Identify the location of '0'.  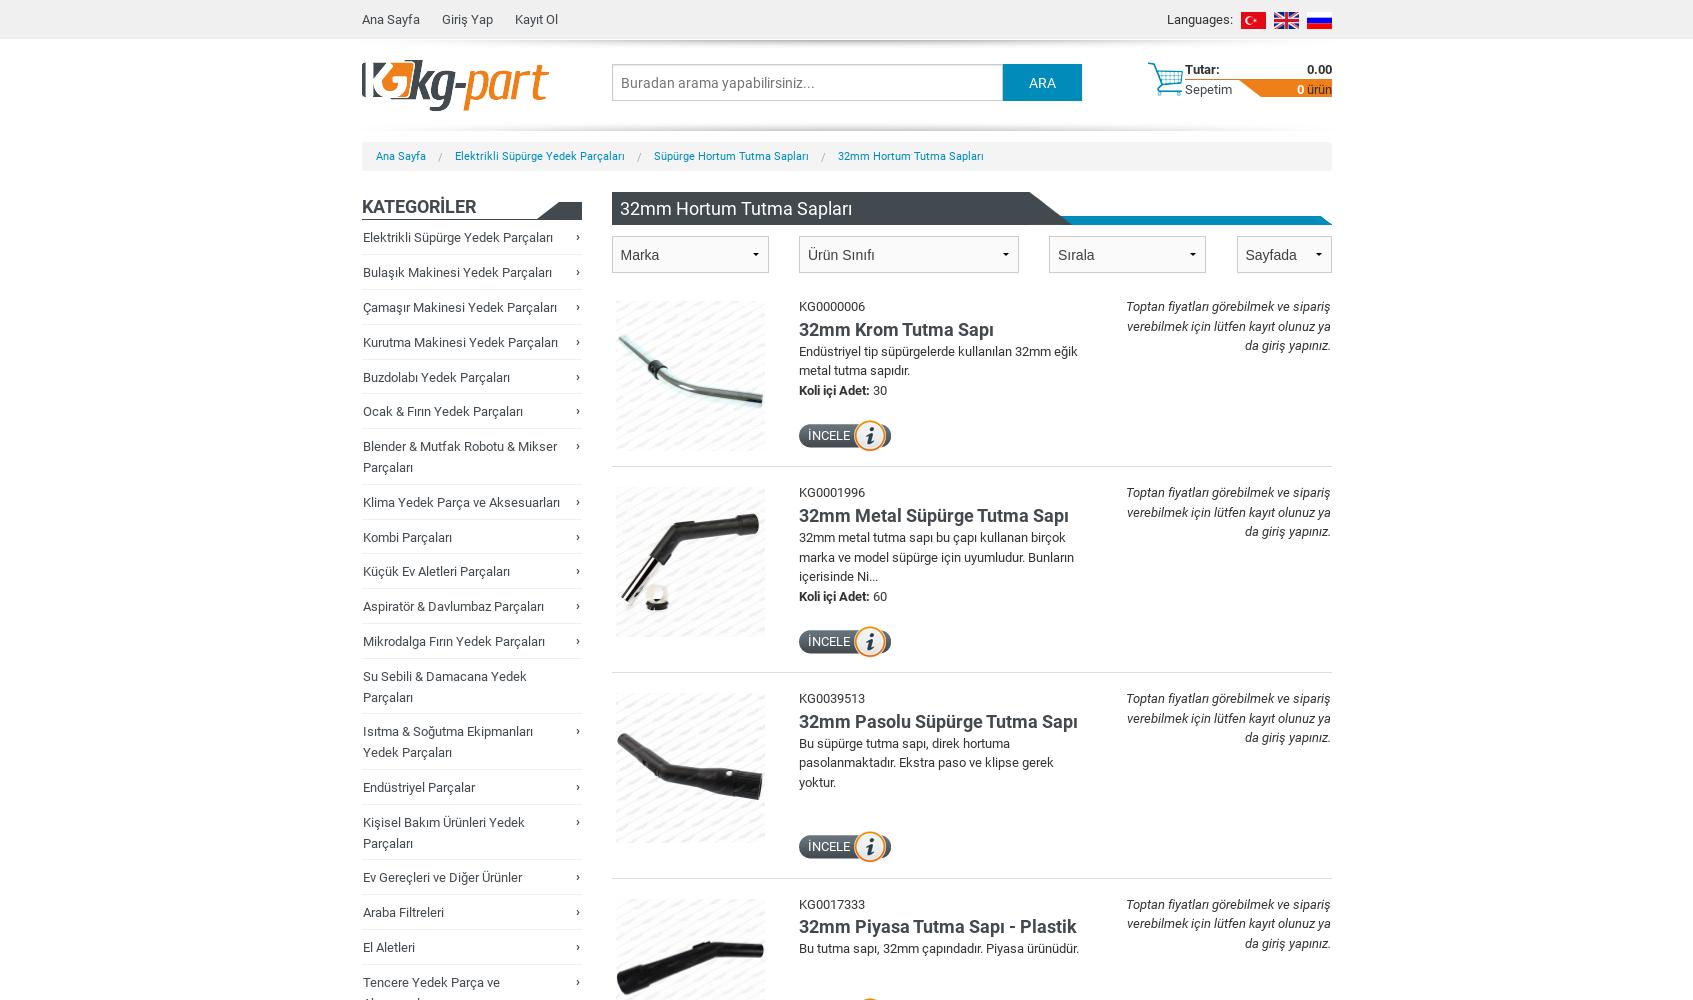
(1299, 87).